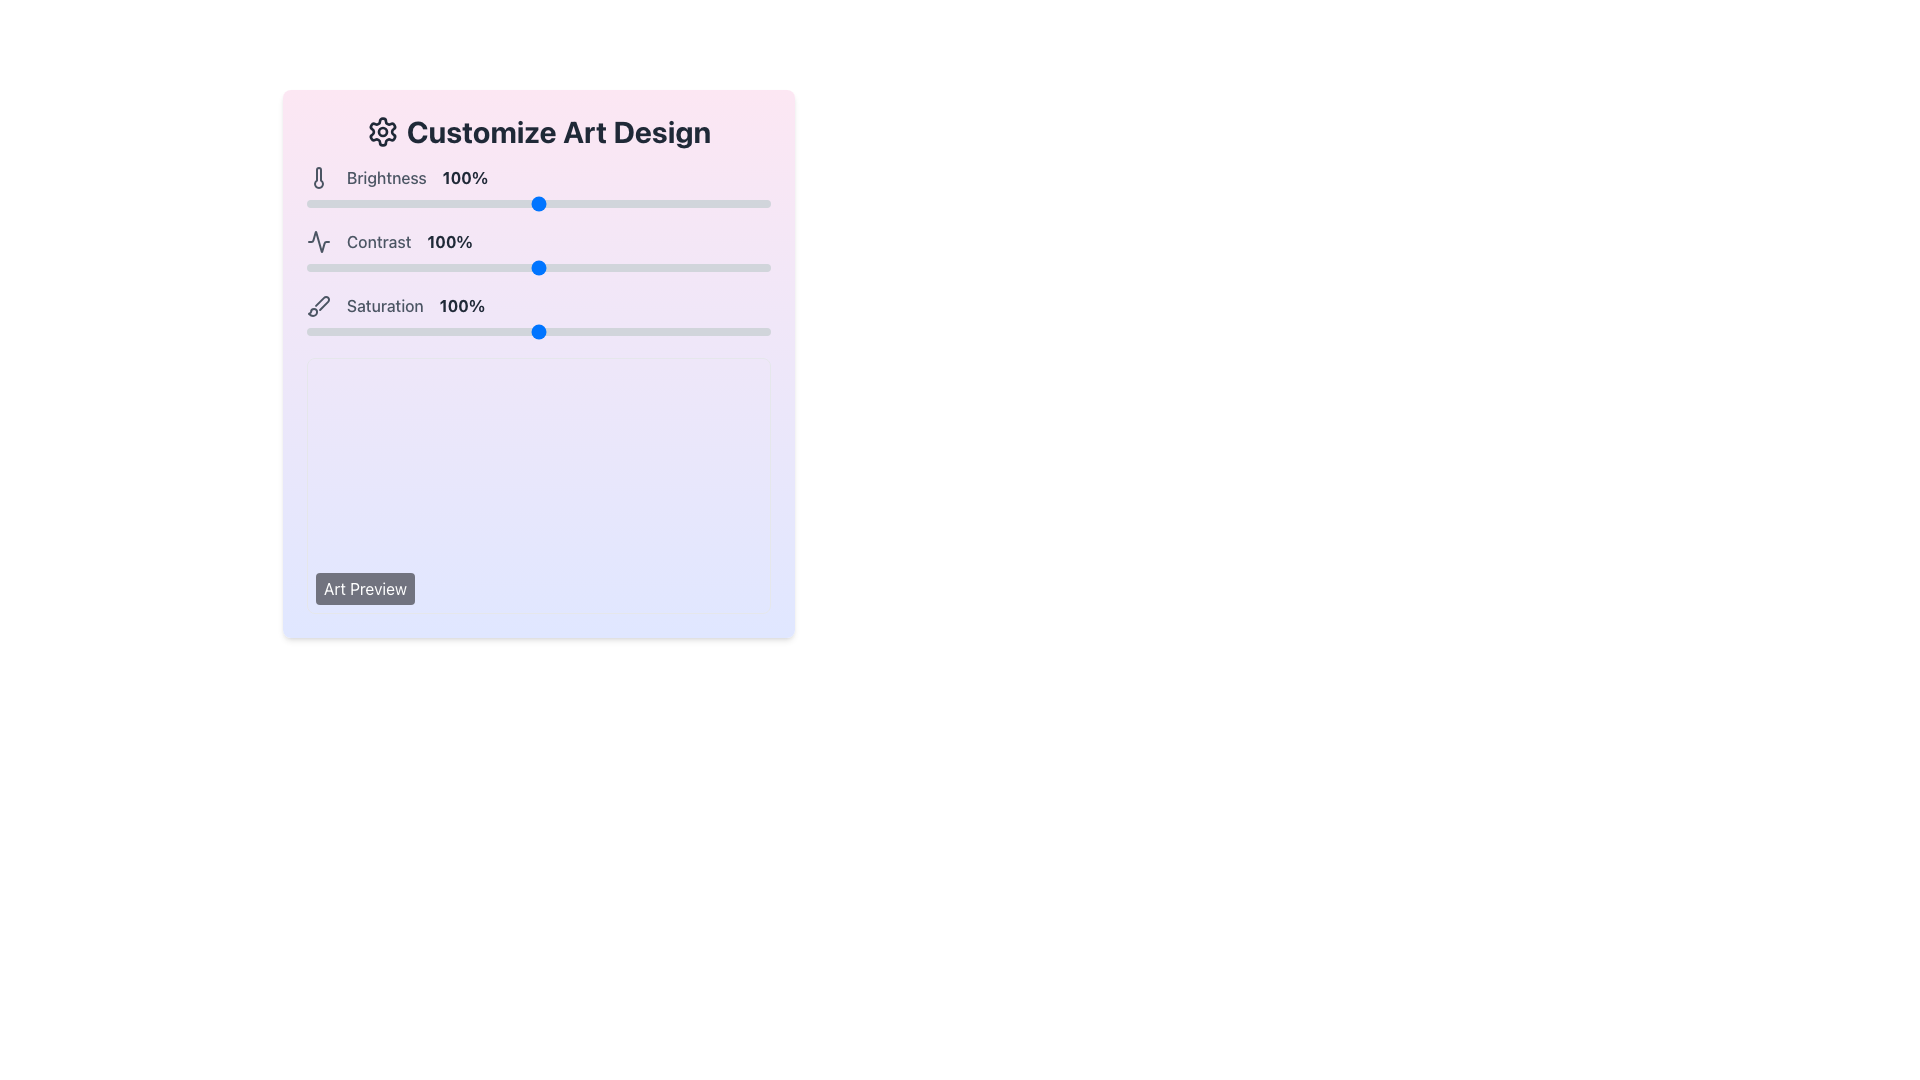 The width and height of the screenshot is (1920, 1080). Describe the element at coordinates (538, 266) in the screenshot. I see `the thumb of the contrast range slider located beneath the 'Contrast' label and the '100%' value text` at that location.